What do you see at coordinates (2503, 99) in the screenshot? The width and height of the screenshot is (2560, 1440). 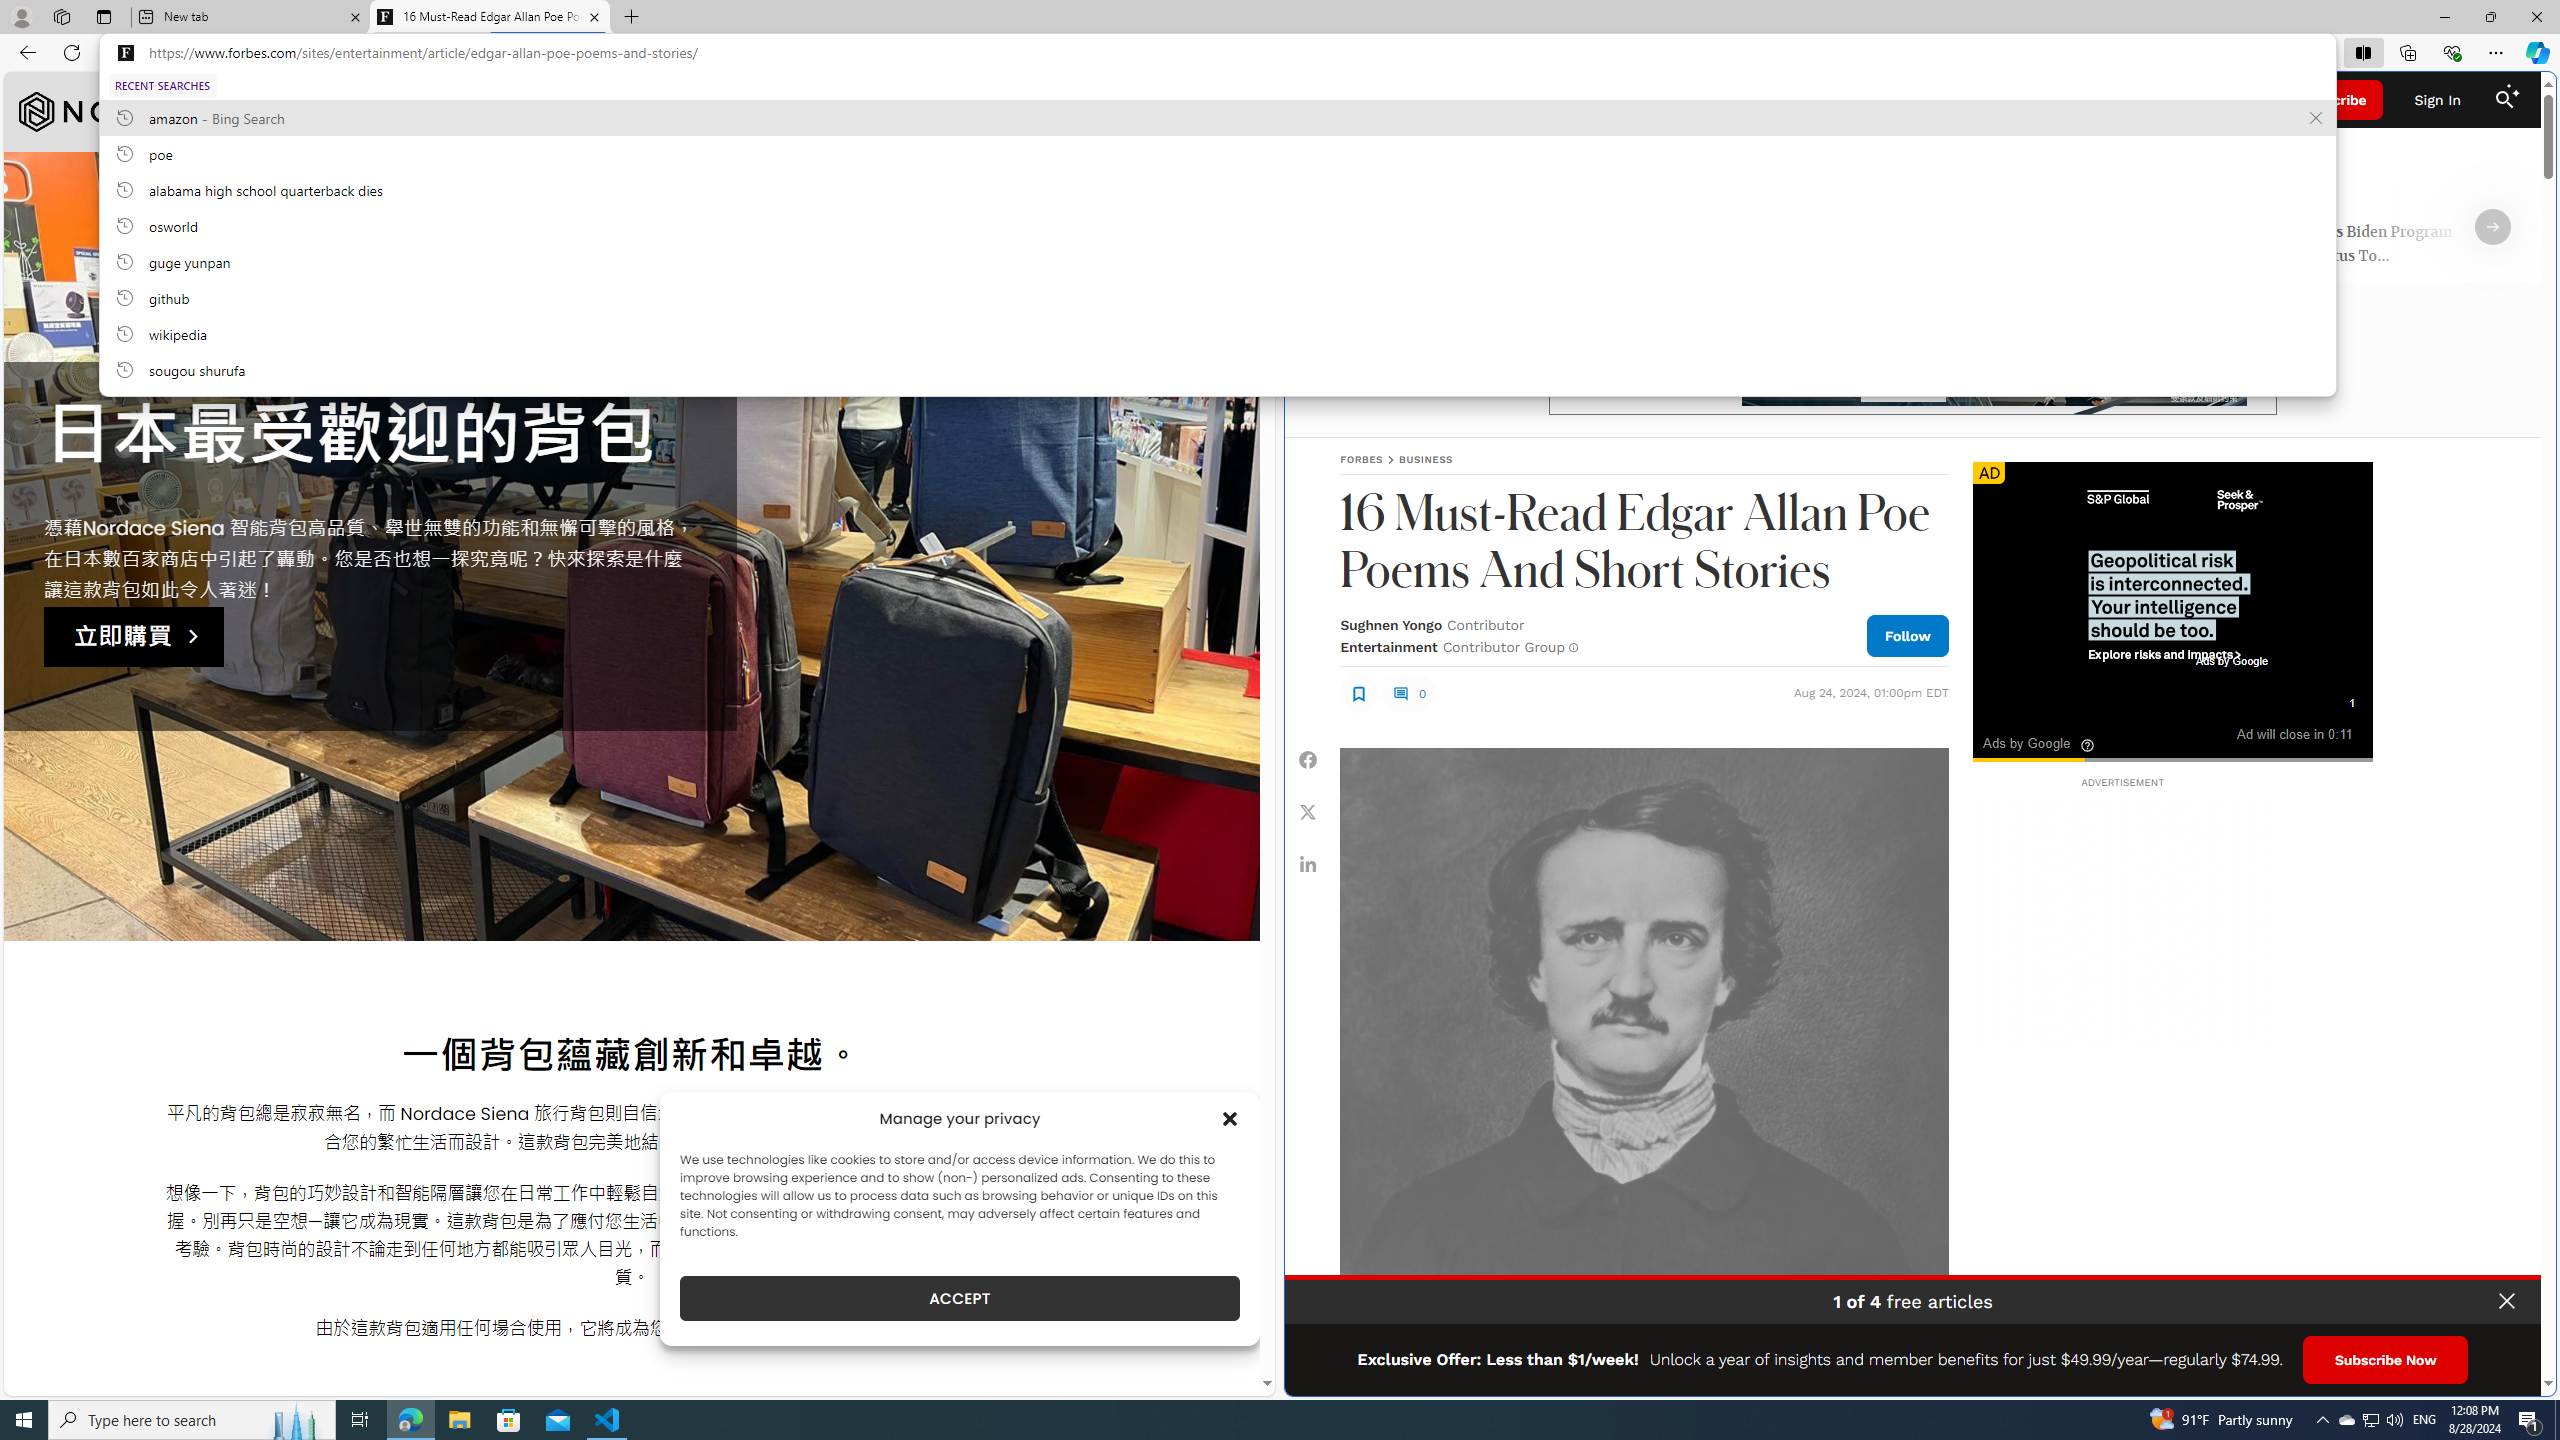 I see `'Class: search_svg__fs-icon search_svg__fs-icon--search'` at bounding box center [2503, 99].